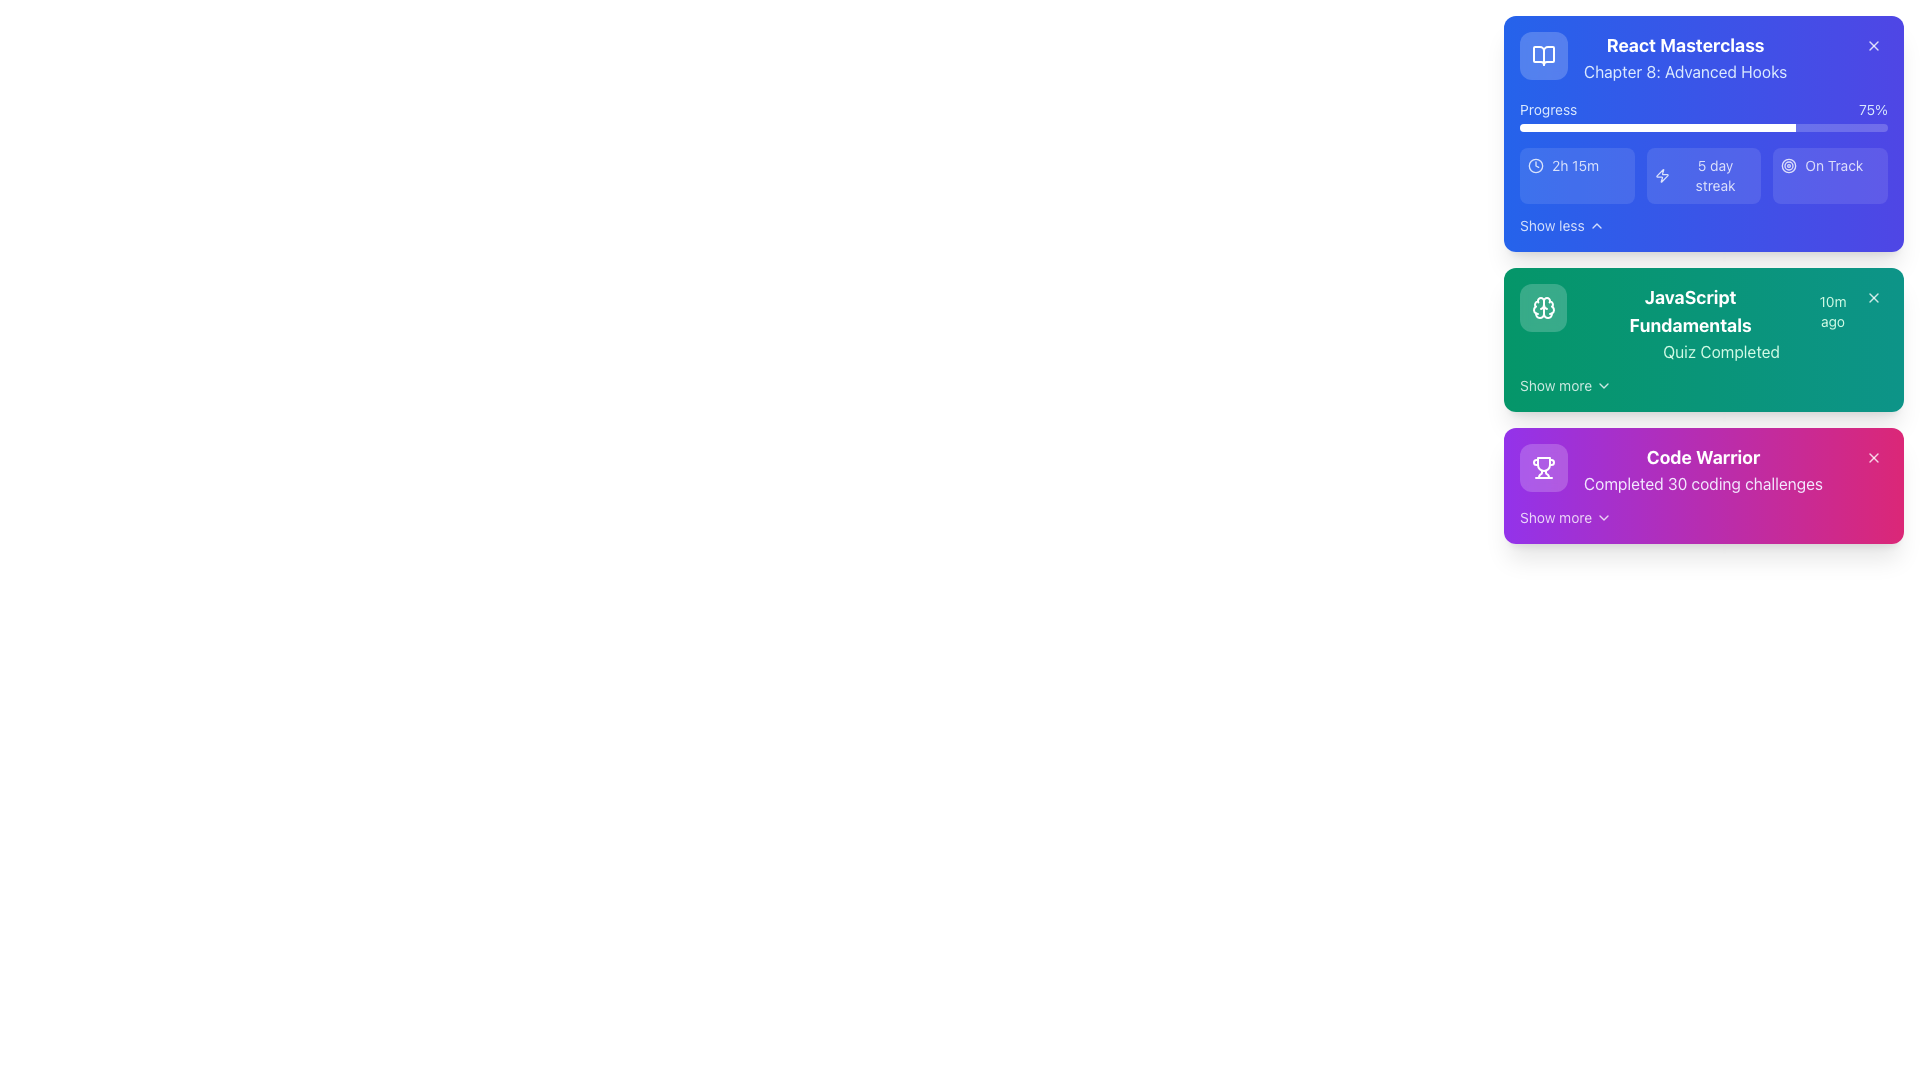  Describe the element at coordinates (1720, 323) in the screenshot. I see `the Text Display element that provides information about the completion status and timing of the JavaScript Fundamentals quiz, located centrally within the green card, beneath the '10m ago' text and above the 'Quiz Completed' text` at that location.